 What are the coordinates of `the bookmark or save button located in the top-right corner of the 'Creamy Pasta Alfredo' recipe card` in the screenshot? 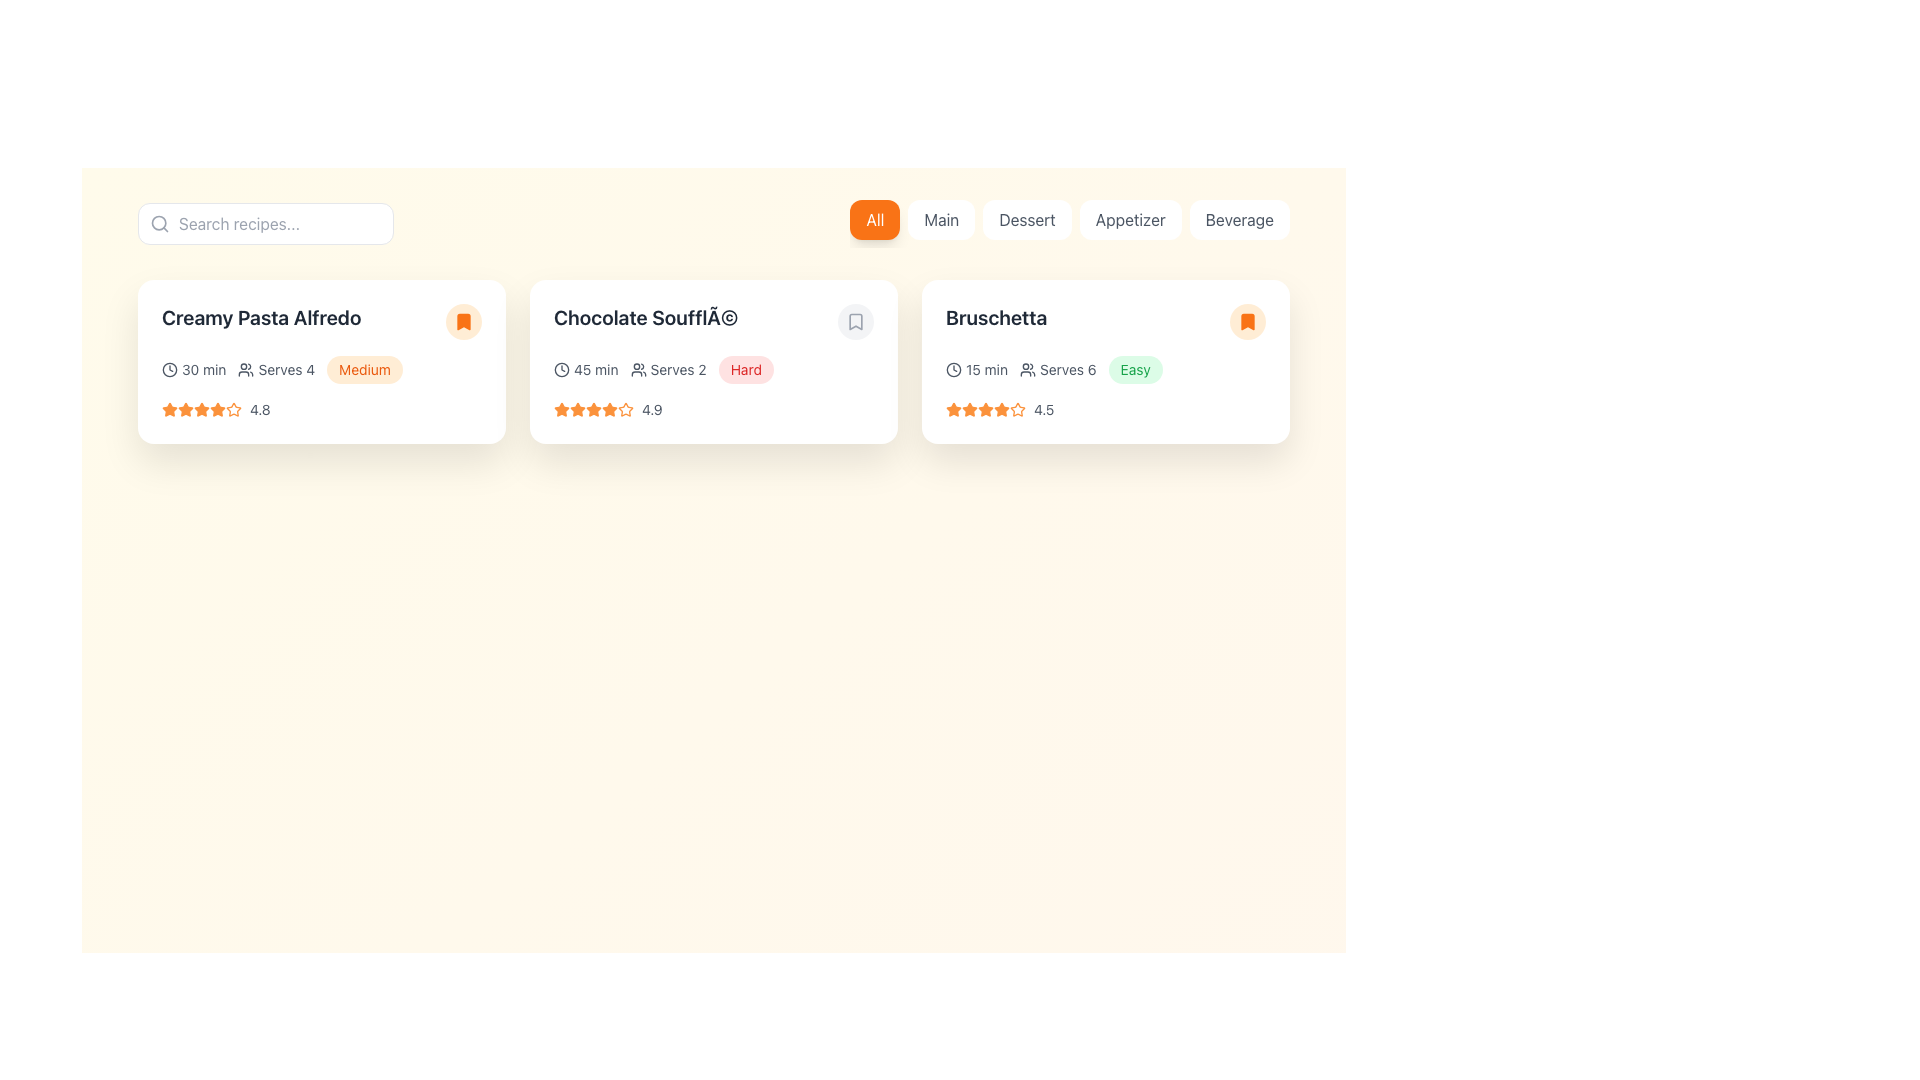 It's located at (463, 320).